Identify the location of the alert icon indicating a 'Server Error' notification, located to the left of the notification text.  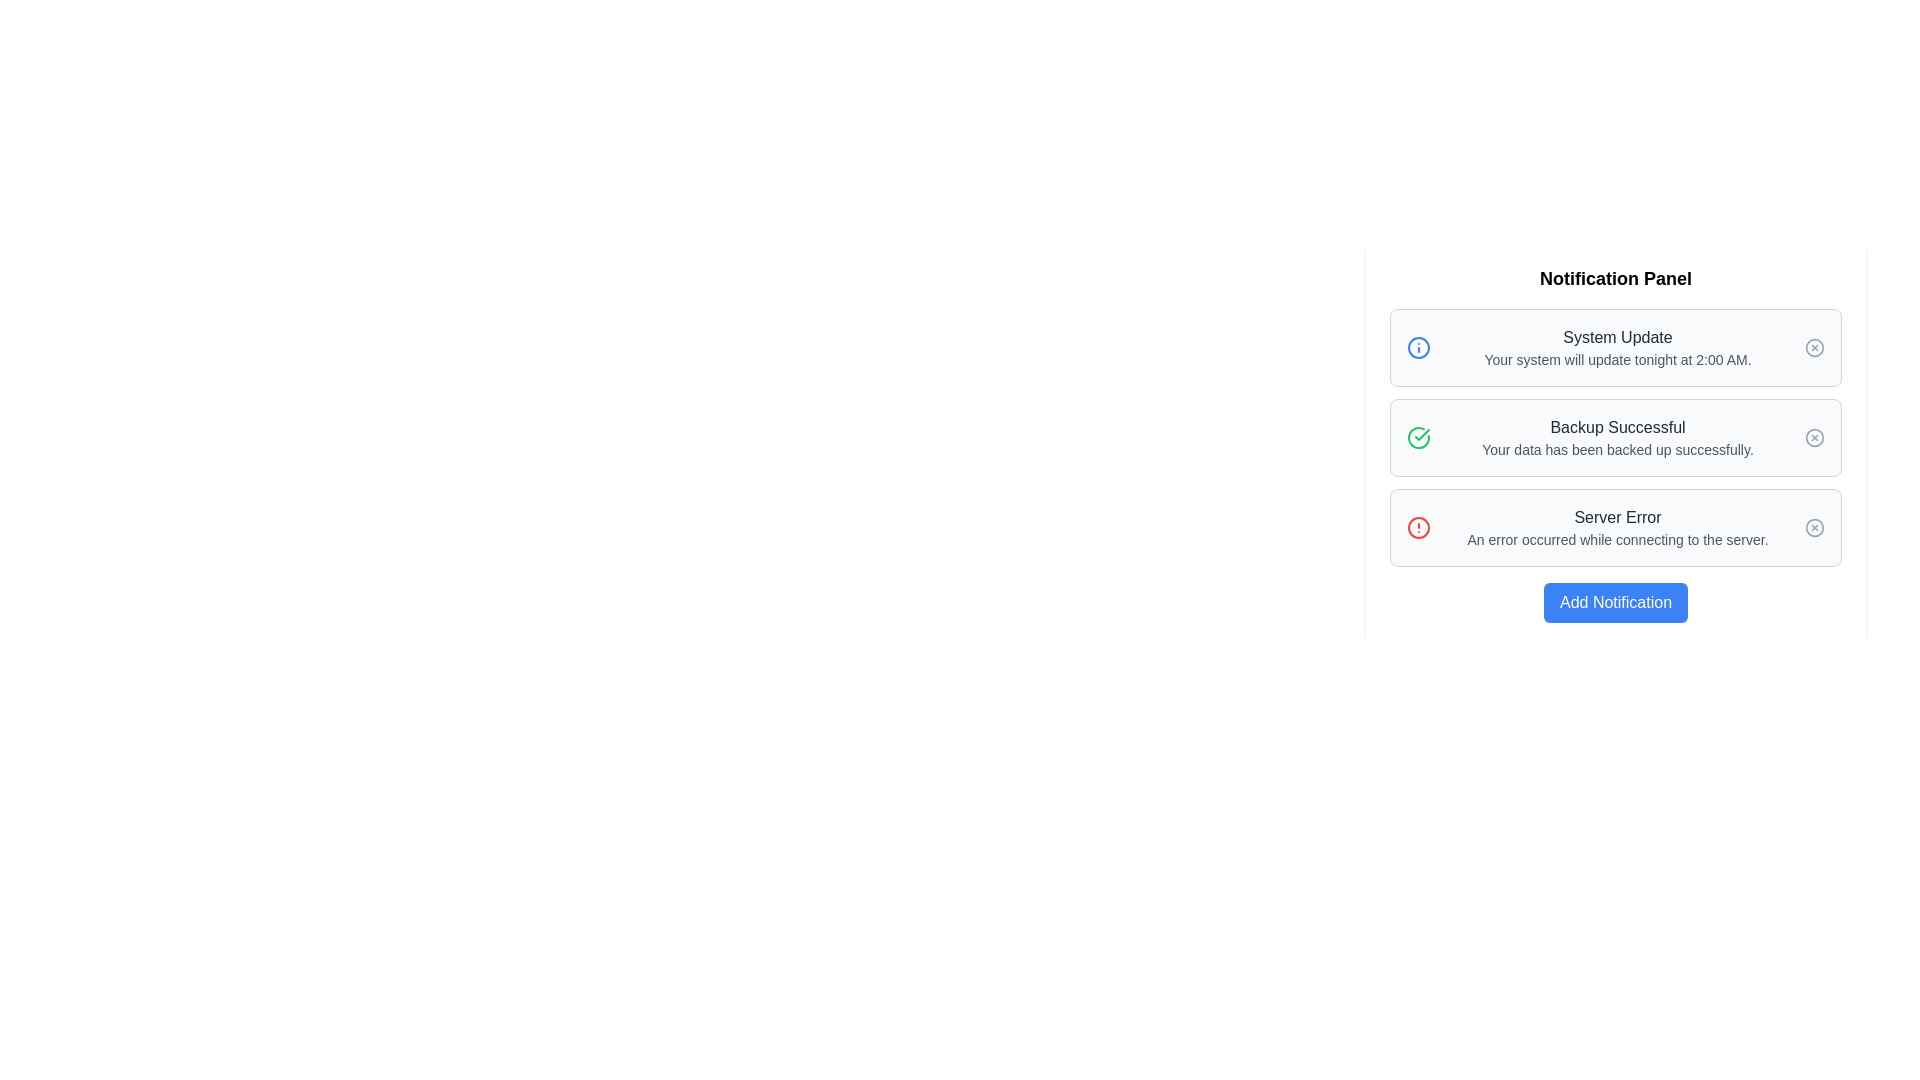
(1418, 527).